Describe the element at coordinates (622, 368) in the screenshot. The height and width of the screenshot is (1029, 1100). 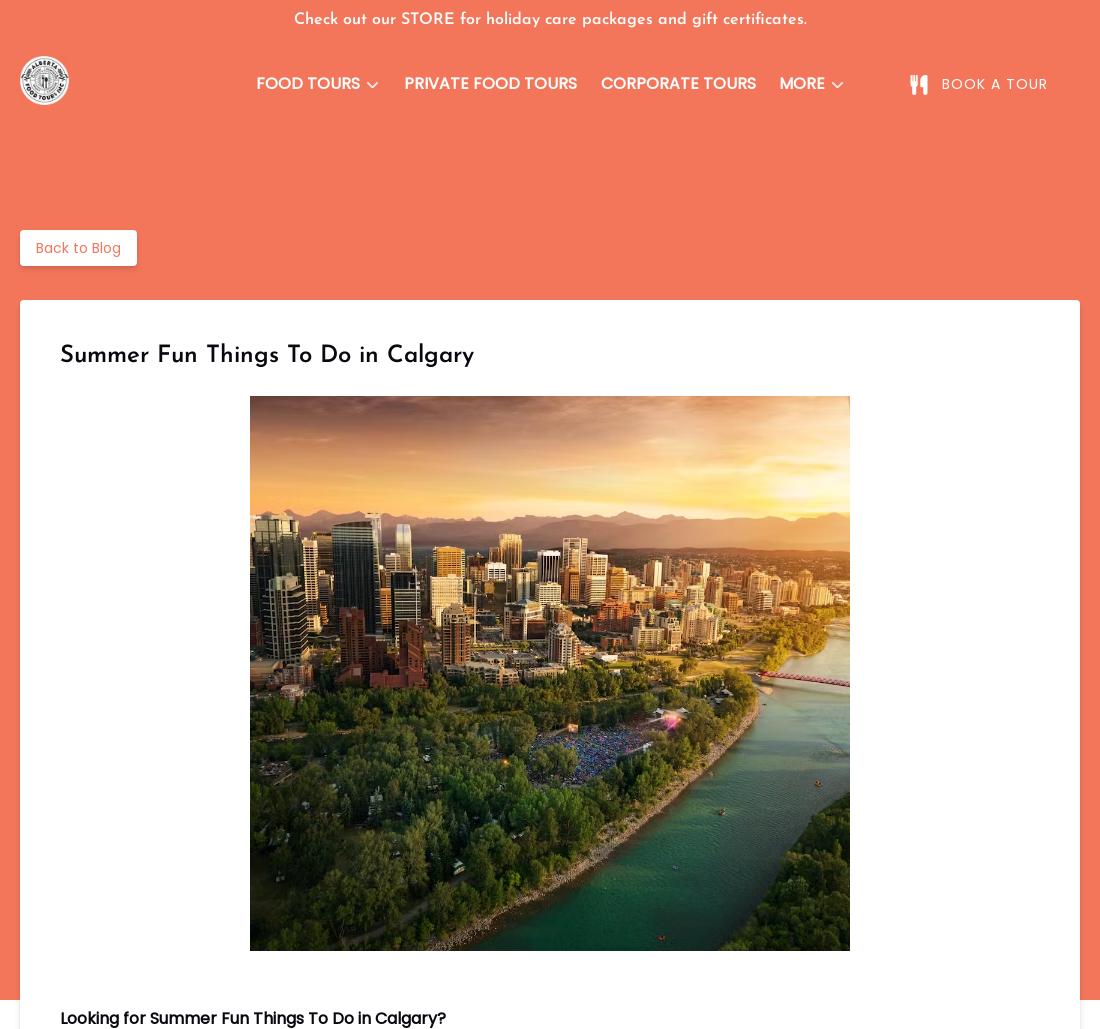
I see `'Shop'` at that location.